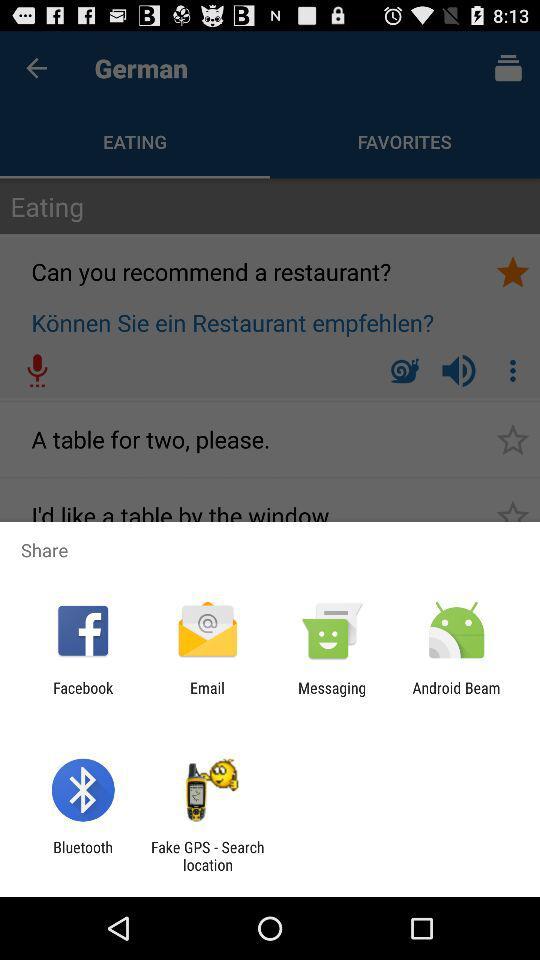  I want to click on the app to the left of the email app, so click(82, 696).